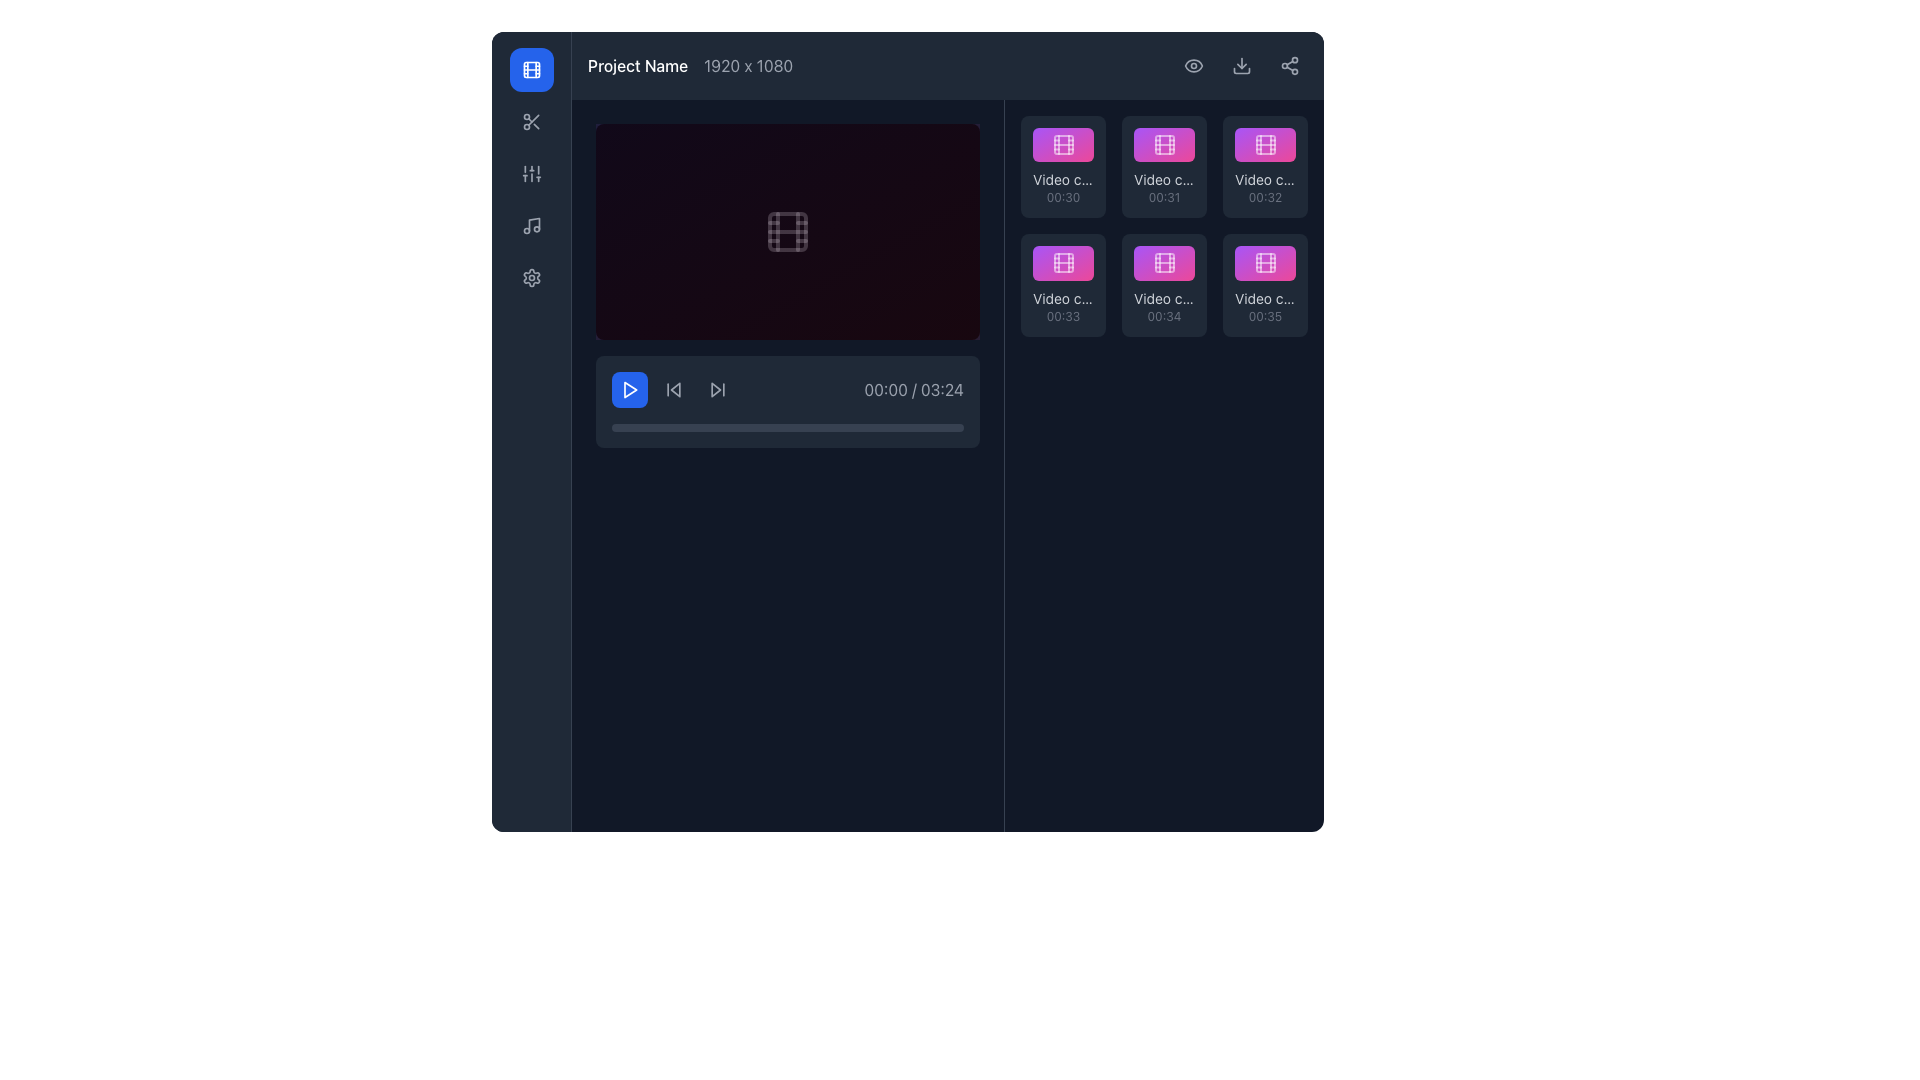  I want to click on the settings icon button located in the sidebar, which is the third icon in the vertical stack between the scissors icon and the music note icon, so click(531, 172).